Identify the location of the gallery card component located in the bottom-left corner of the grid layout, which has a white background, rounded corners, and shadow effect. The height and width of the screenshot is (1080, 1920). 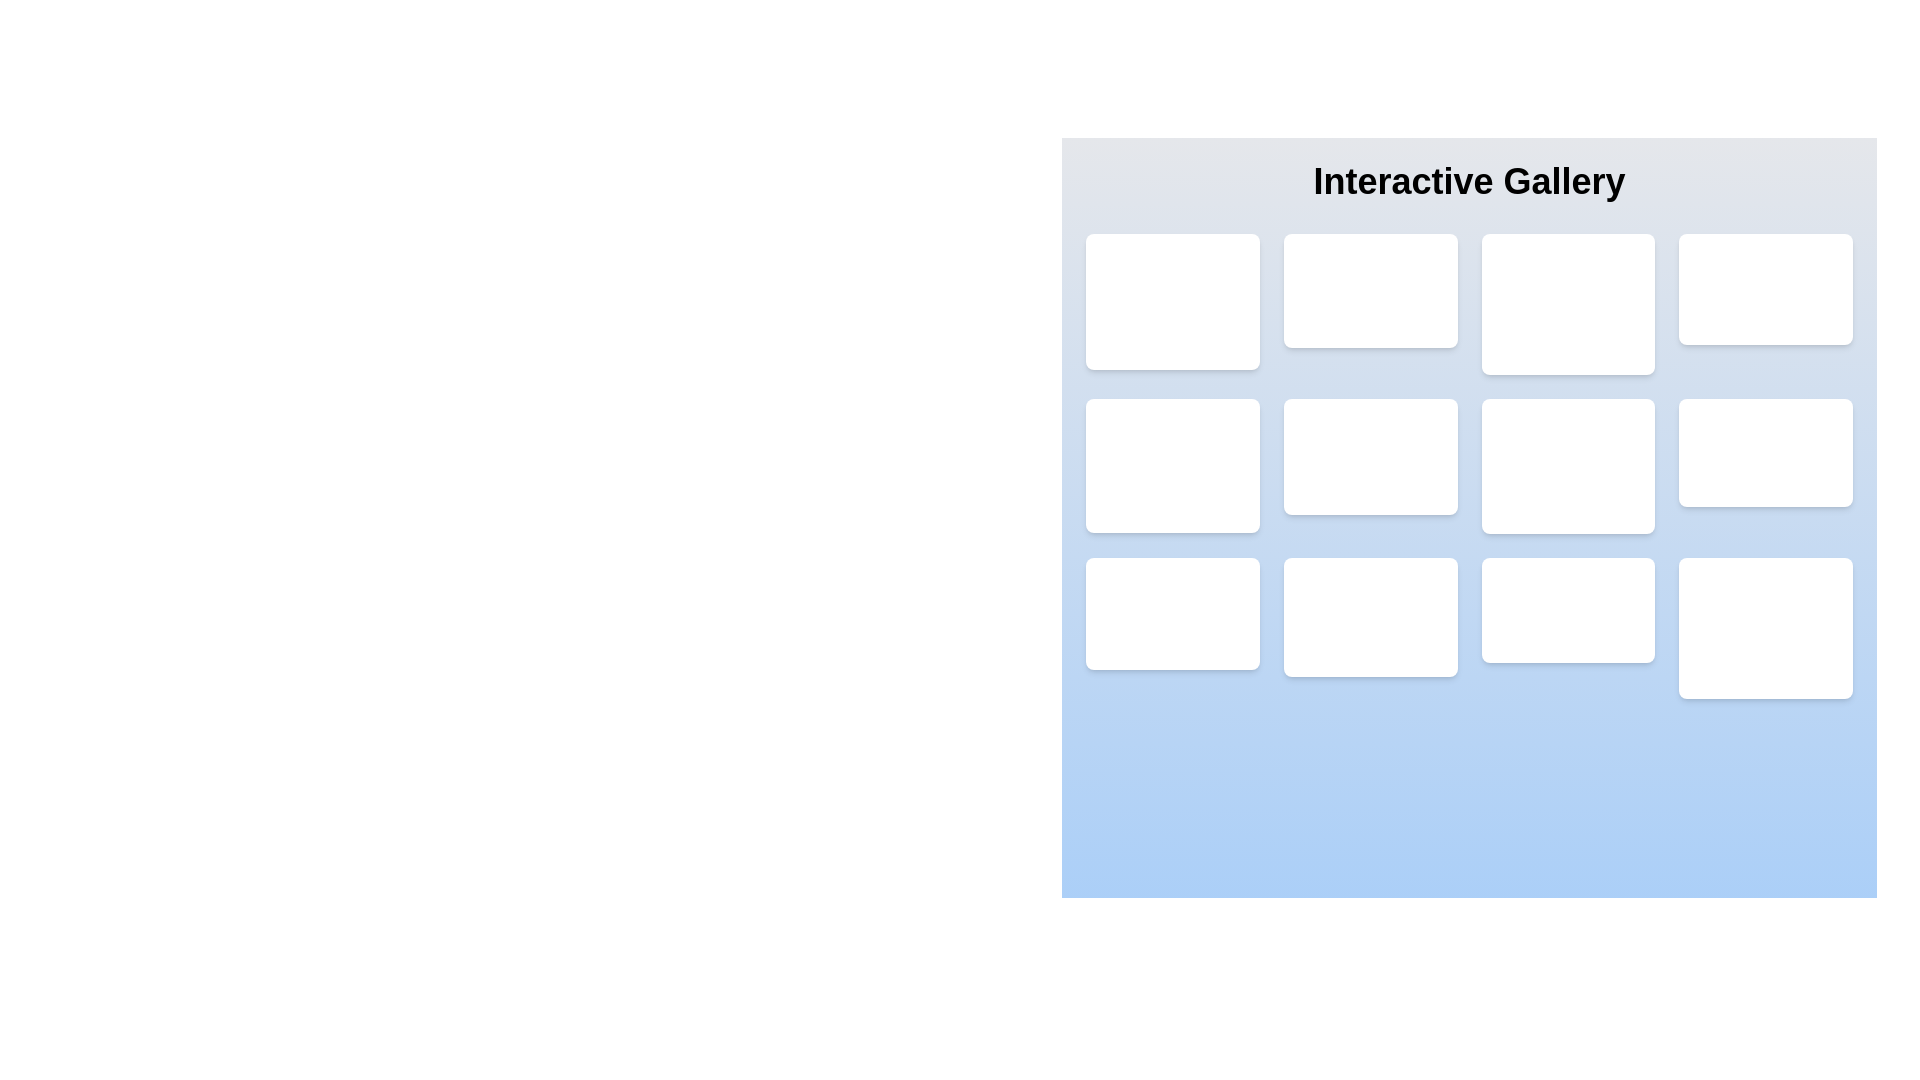
(1172, 612).